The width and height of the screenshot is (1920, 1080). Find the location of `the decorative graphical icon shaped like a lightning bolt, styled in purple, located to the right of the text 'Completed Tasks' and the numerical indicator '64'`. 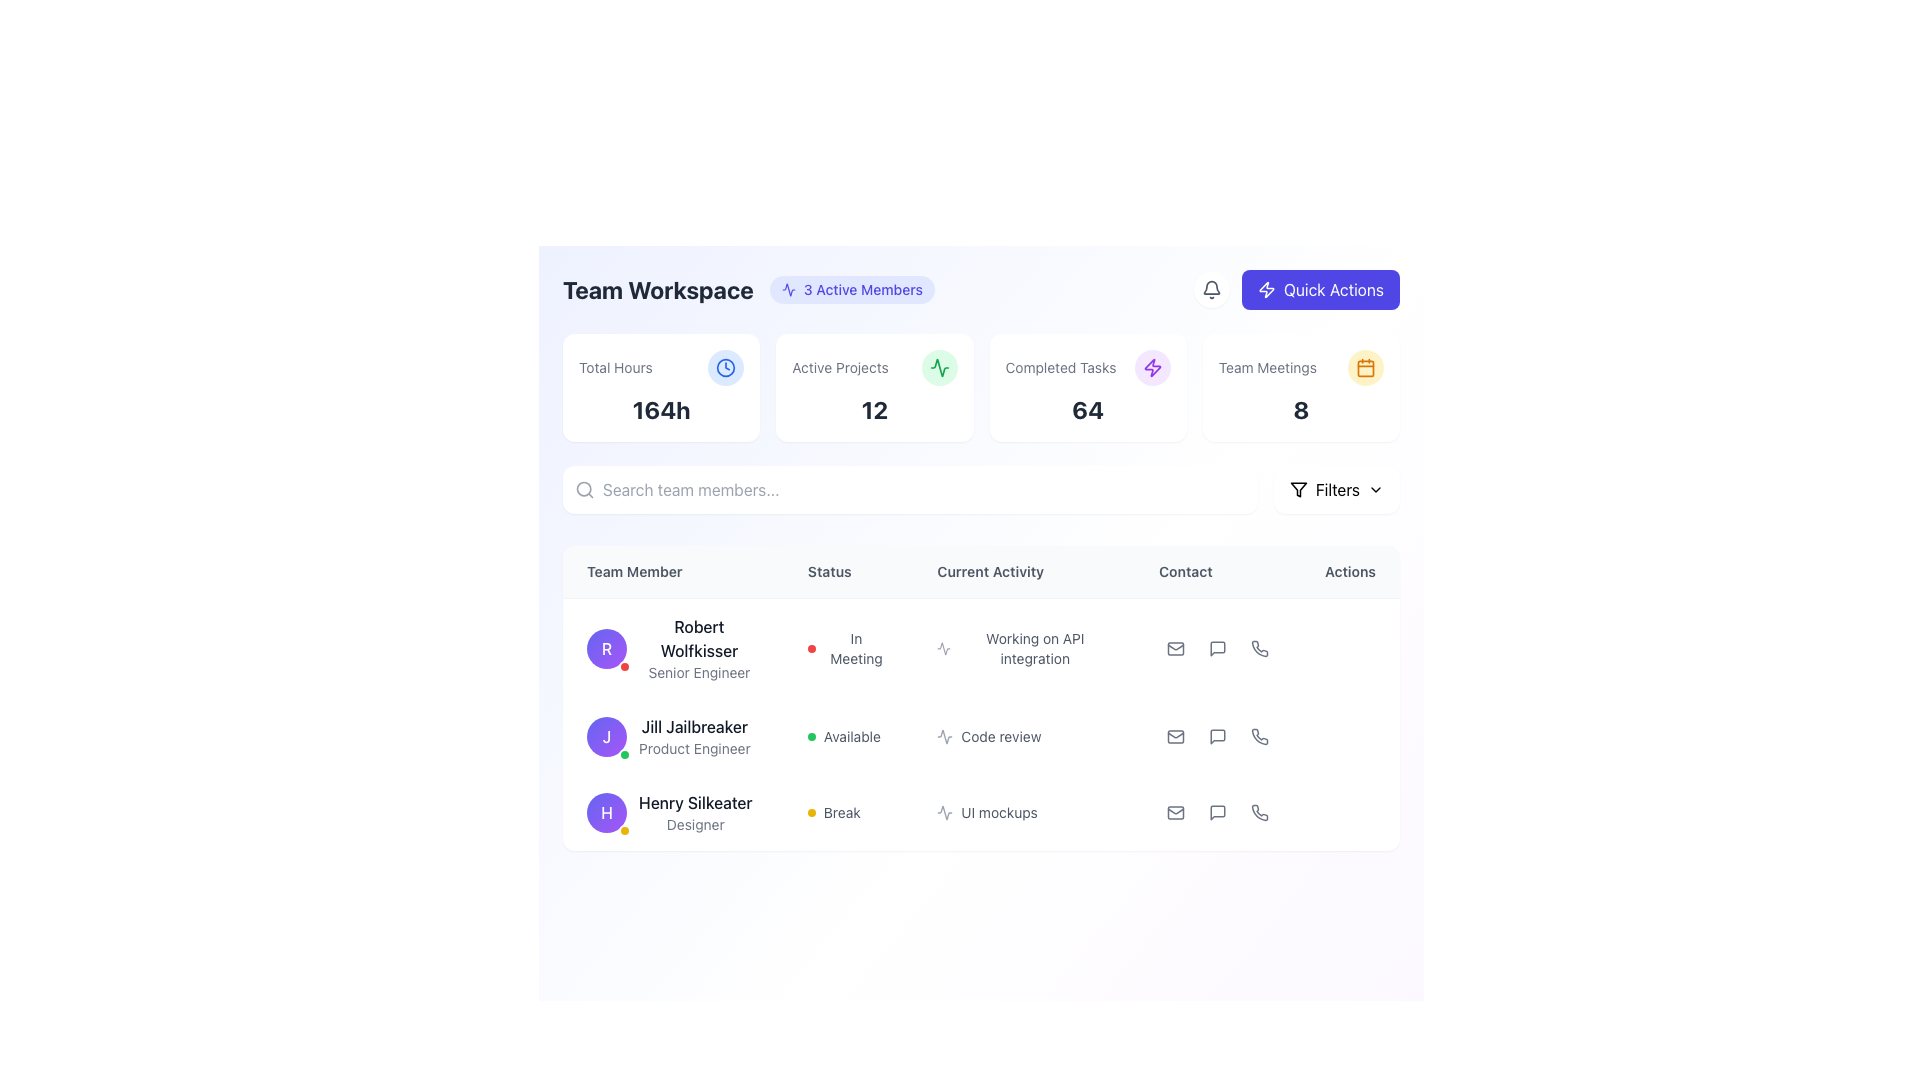

the decorative graphical icon shaped like a lightning bolt, styled in purple, located to the right of the text 'Completed Tasks' and the numerical indicator '64' is located at coordinates (1152, 367).